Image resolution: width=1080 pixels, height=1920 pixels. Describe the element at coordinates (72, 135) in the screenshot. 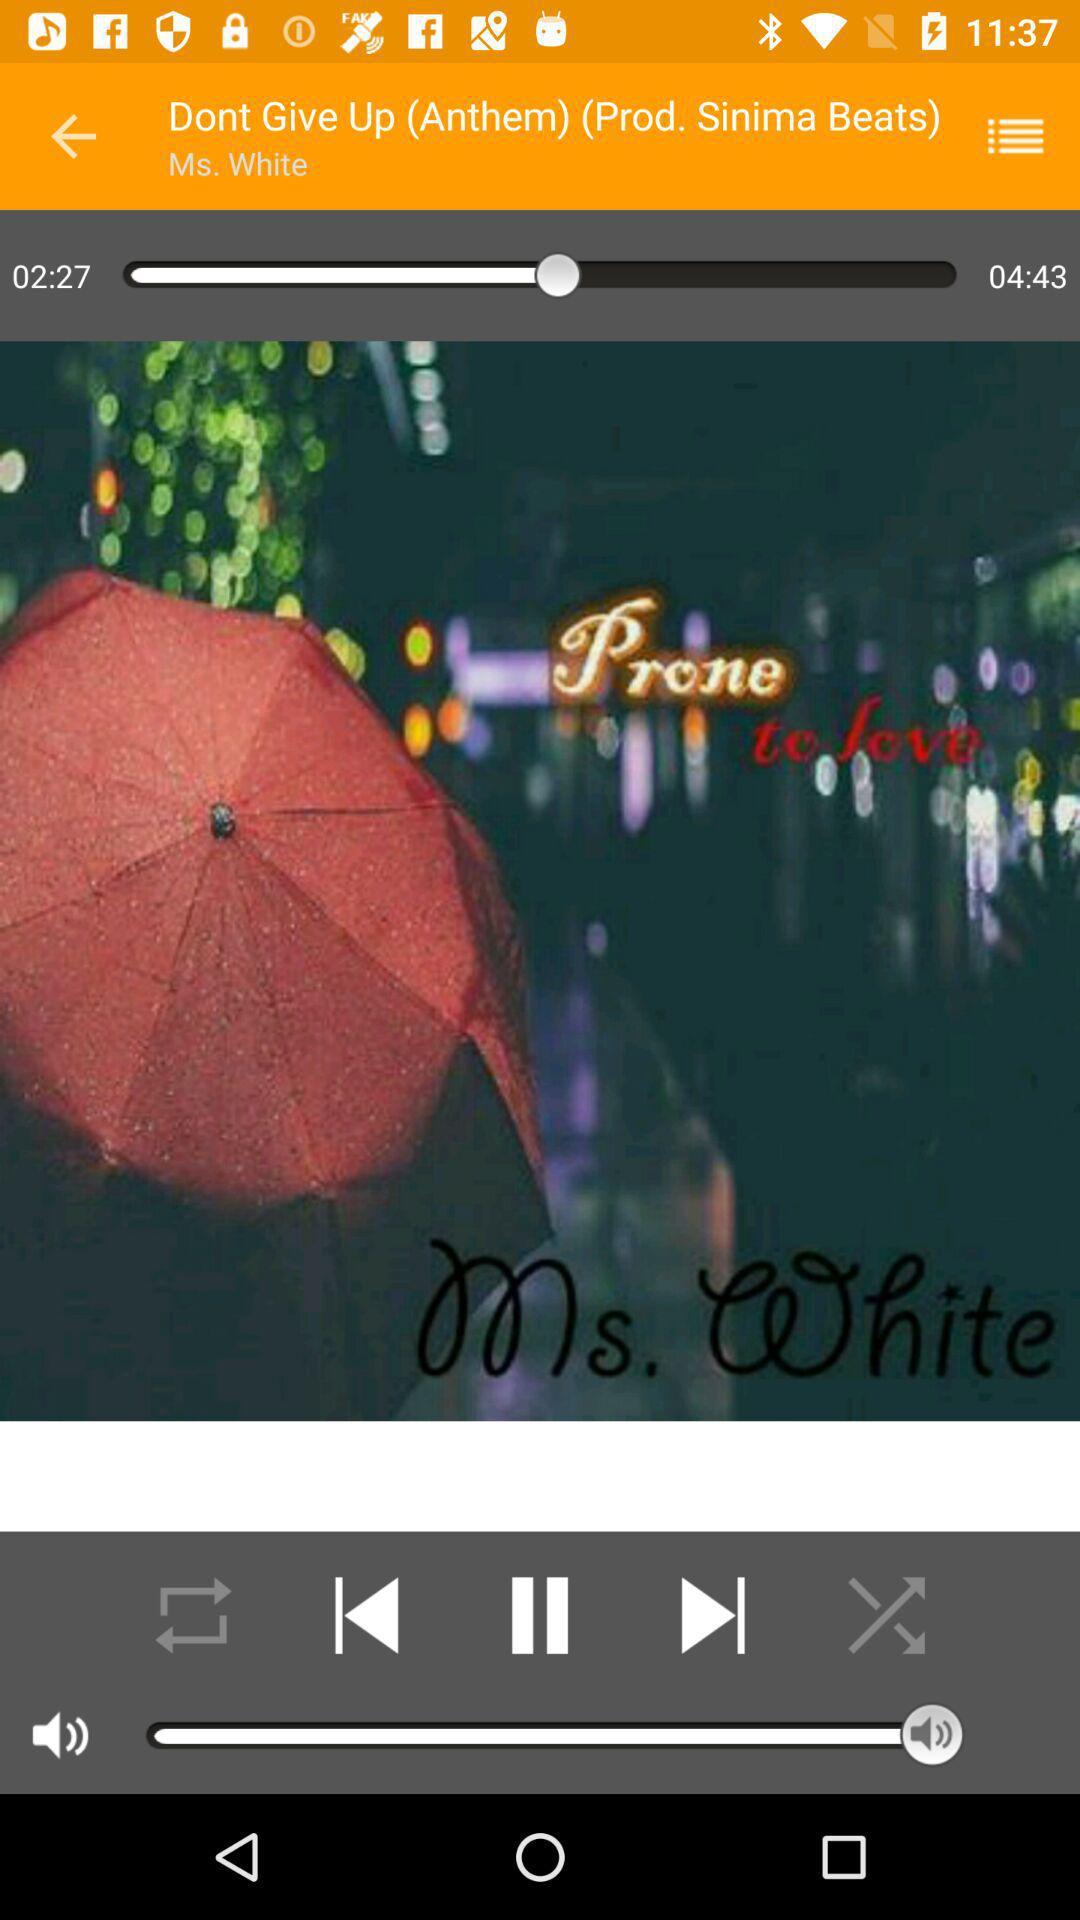

I see `go back` at that location.